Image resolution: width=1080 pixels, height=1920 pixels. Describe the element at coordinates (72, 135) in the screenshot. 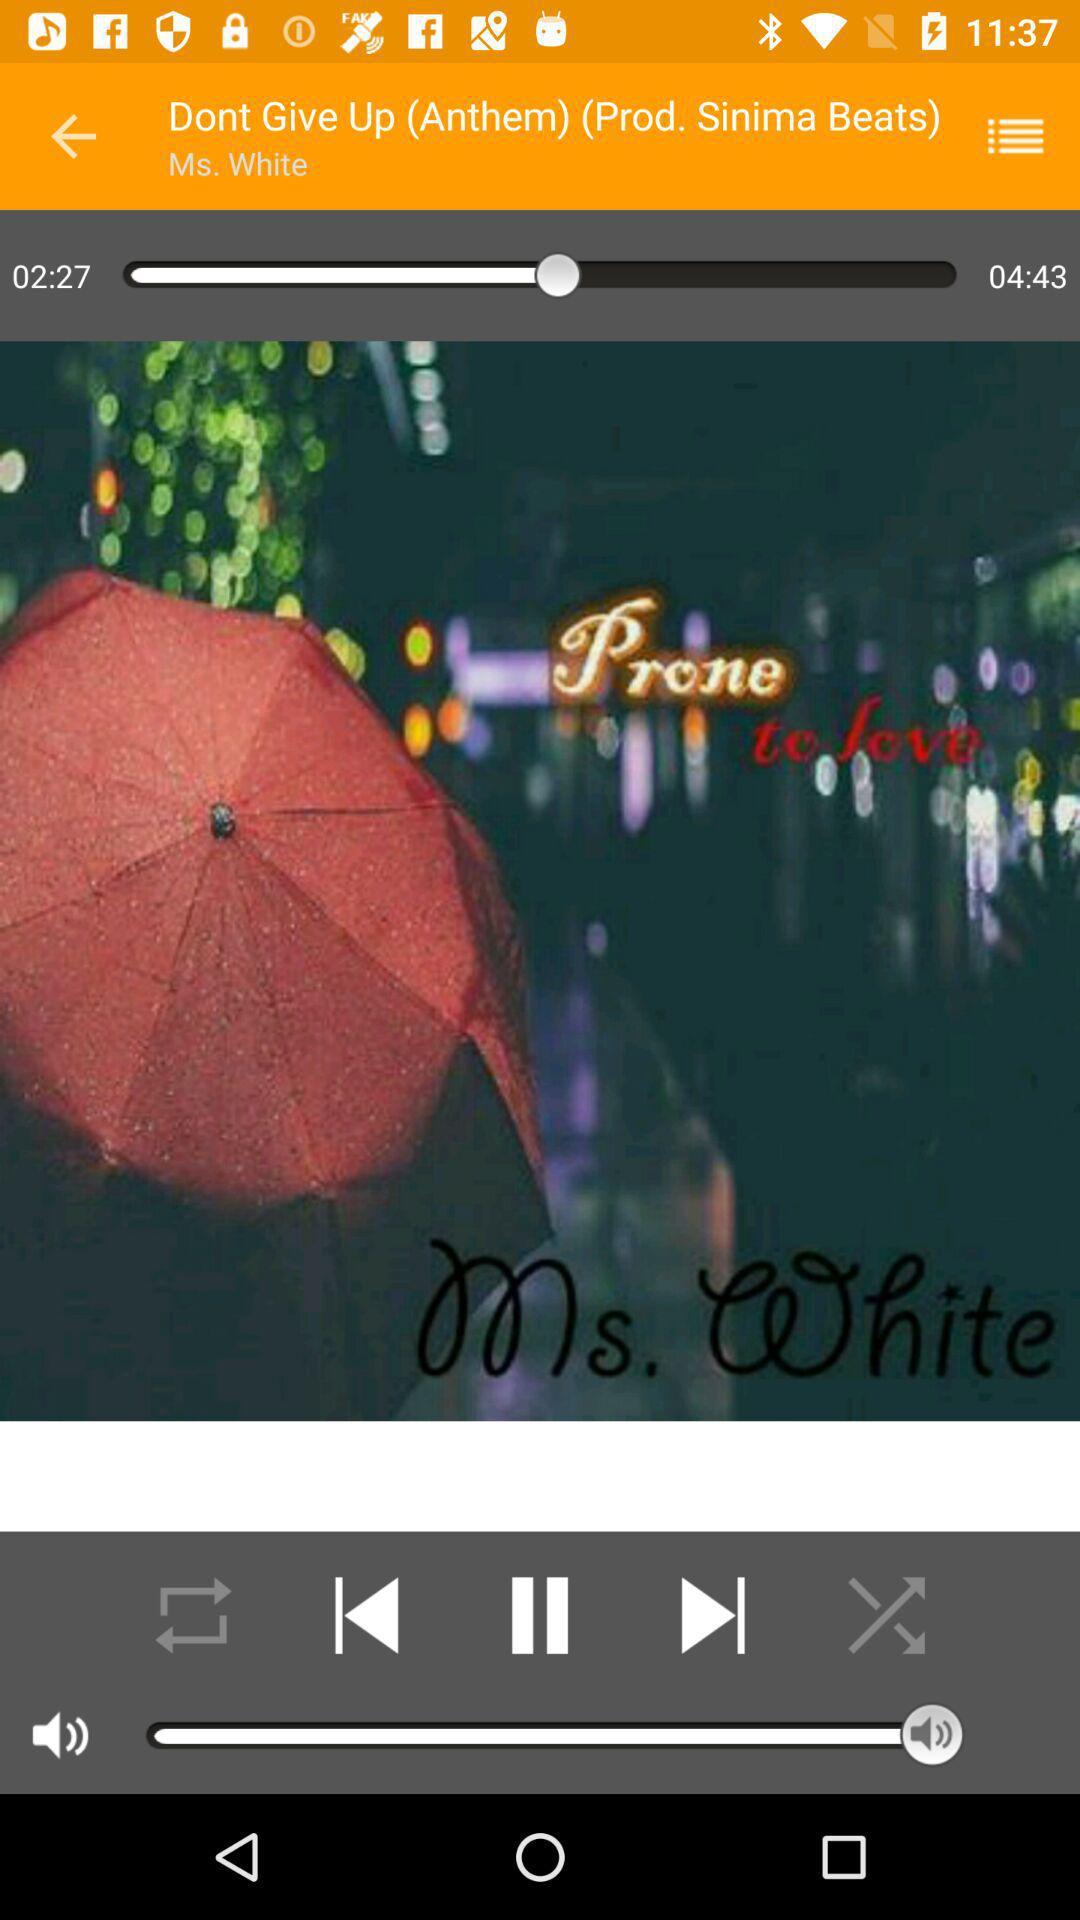

I see `go back` at that location.